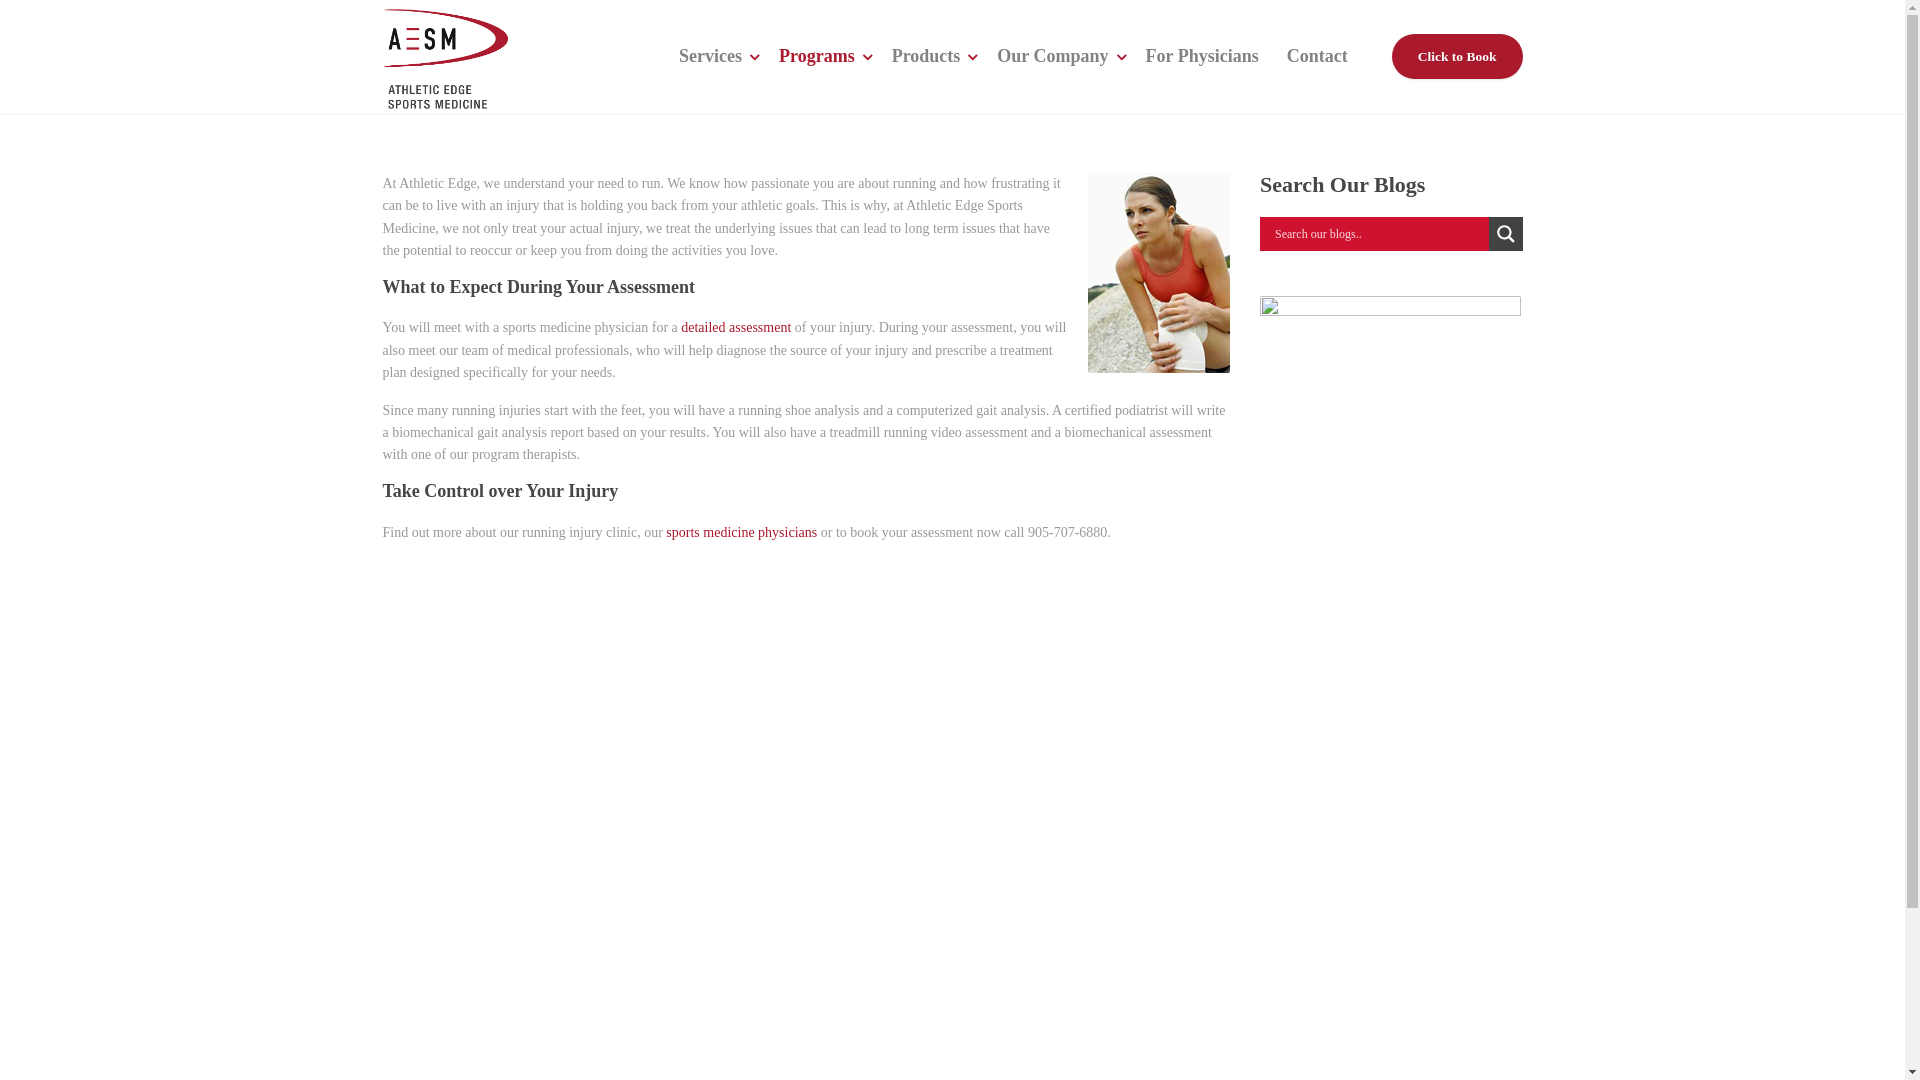 This screenshot has width=1920, height=1080. I want to click on 'sports medicine physicians', so click(666, 530).